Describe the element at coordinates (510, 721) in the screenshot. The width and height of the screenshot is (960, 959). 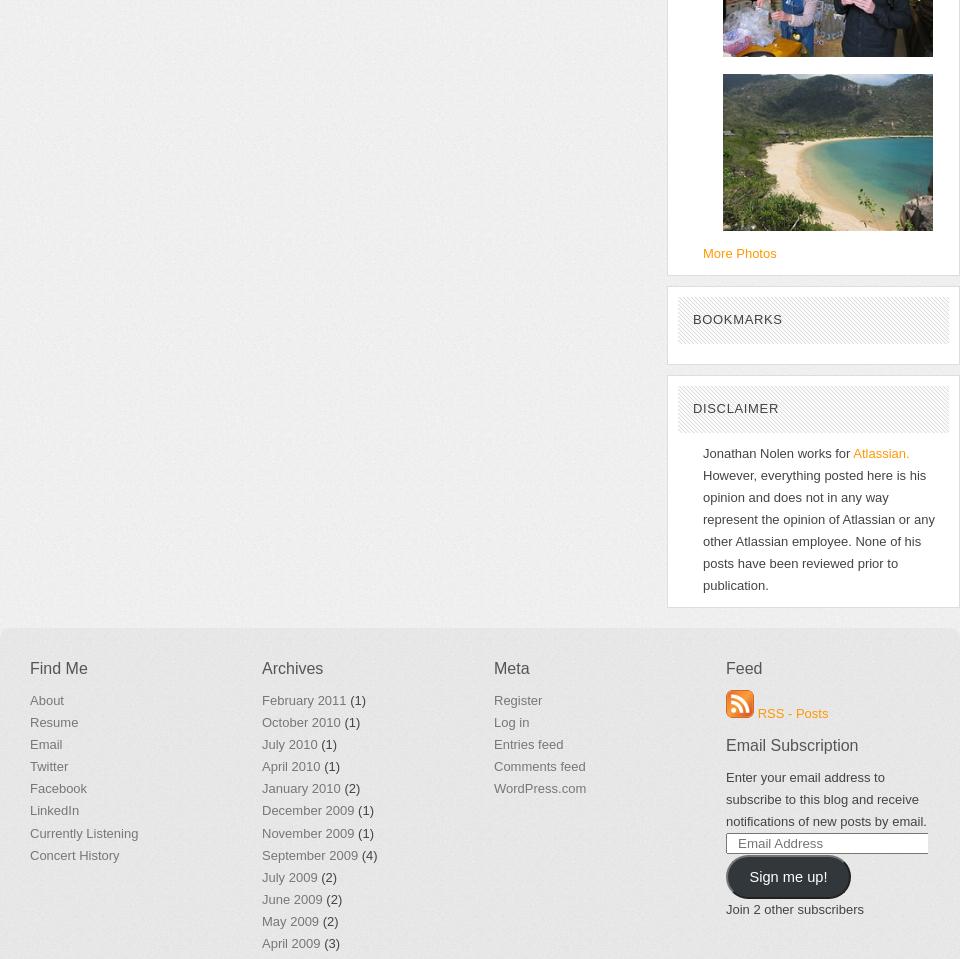
I see `'Log in'` at that location.